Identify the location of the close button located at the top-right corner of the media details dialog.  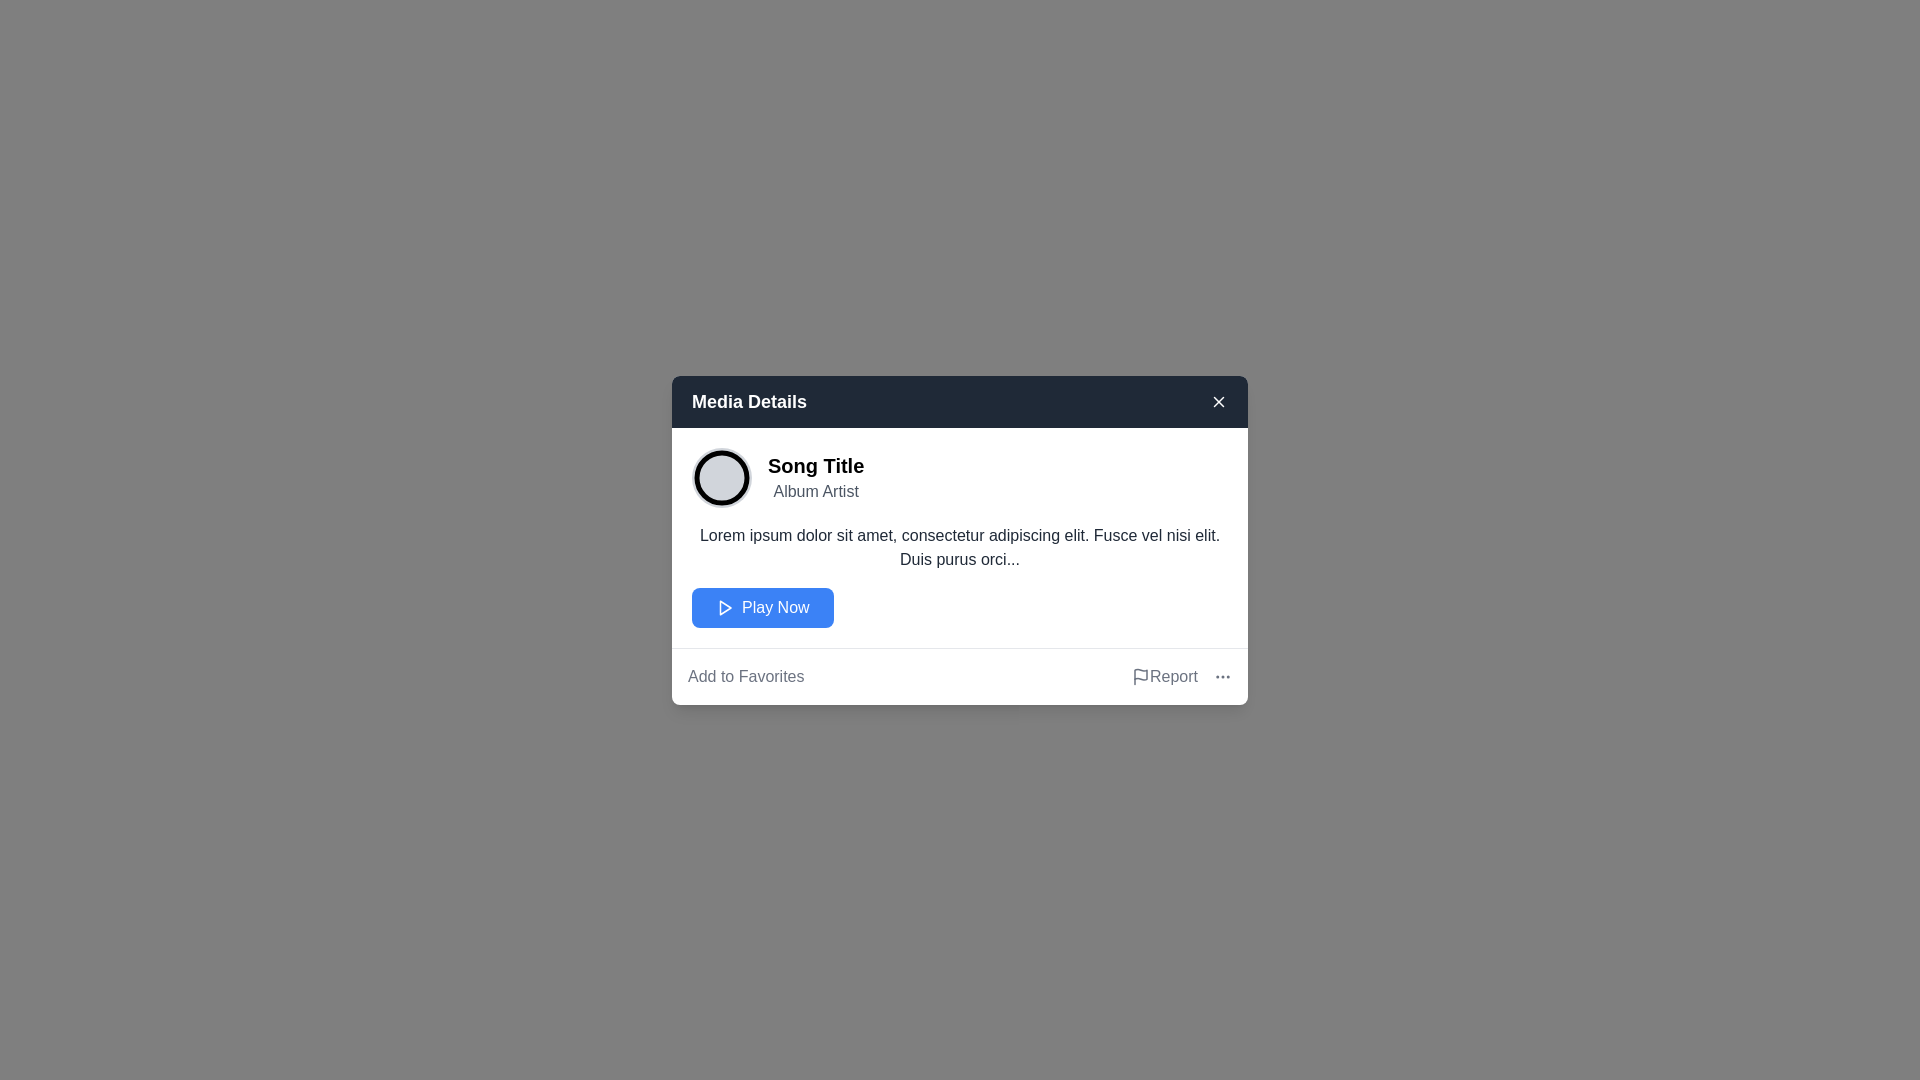
(1218, 401).